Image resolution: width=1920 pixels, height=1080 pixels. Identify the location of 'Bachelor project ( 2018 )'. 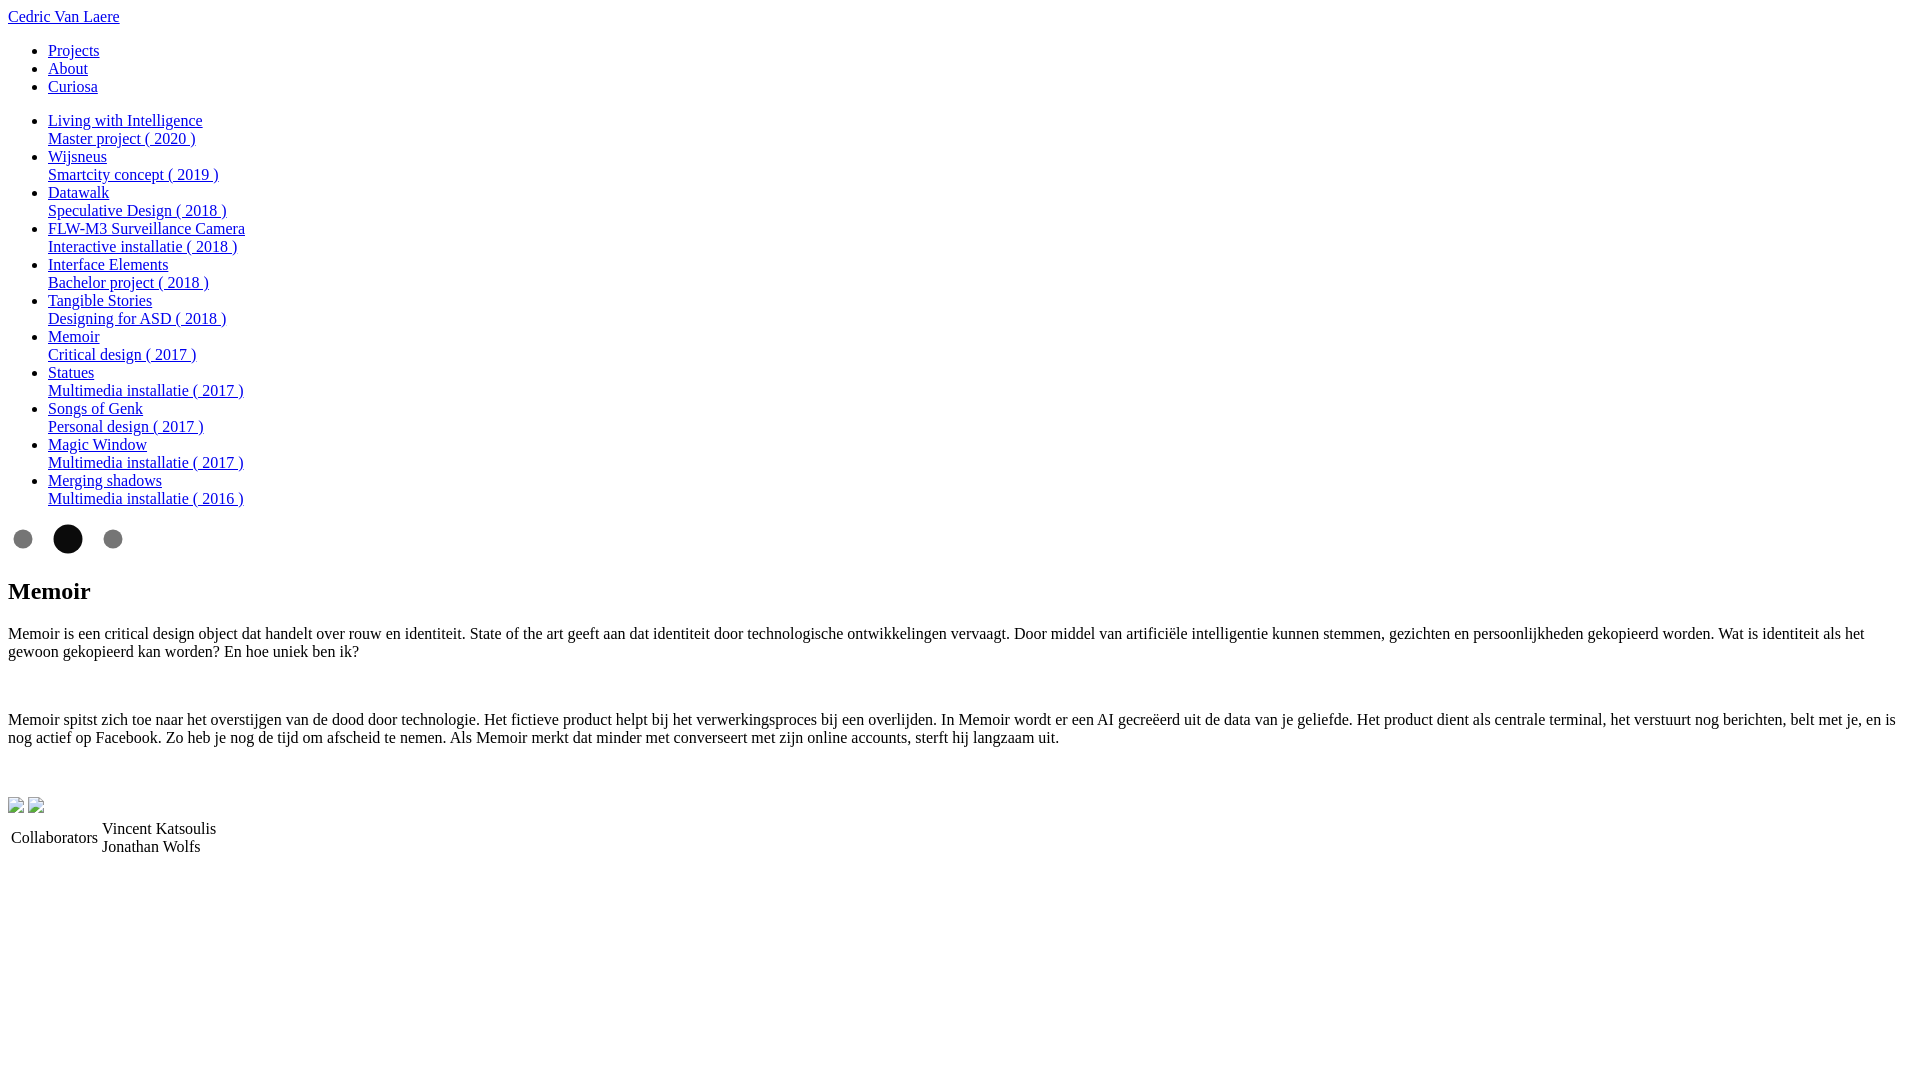
(127, 282).